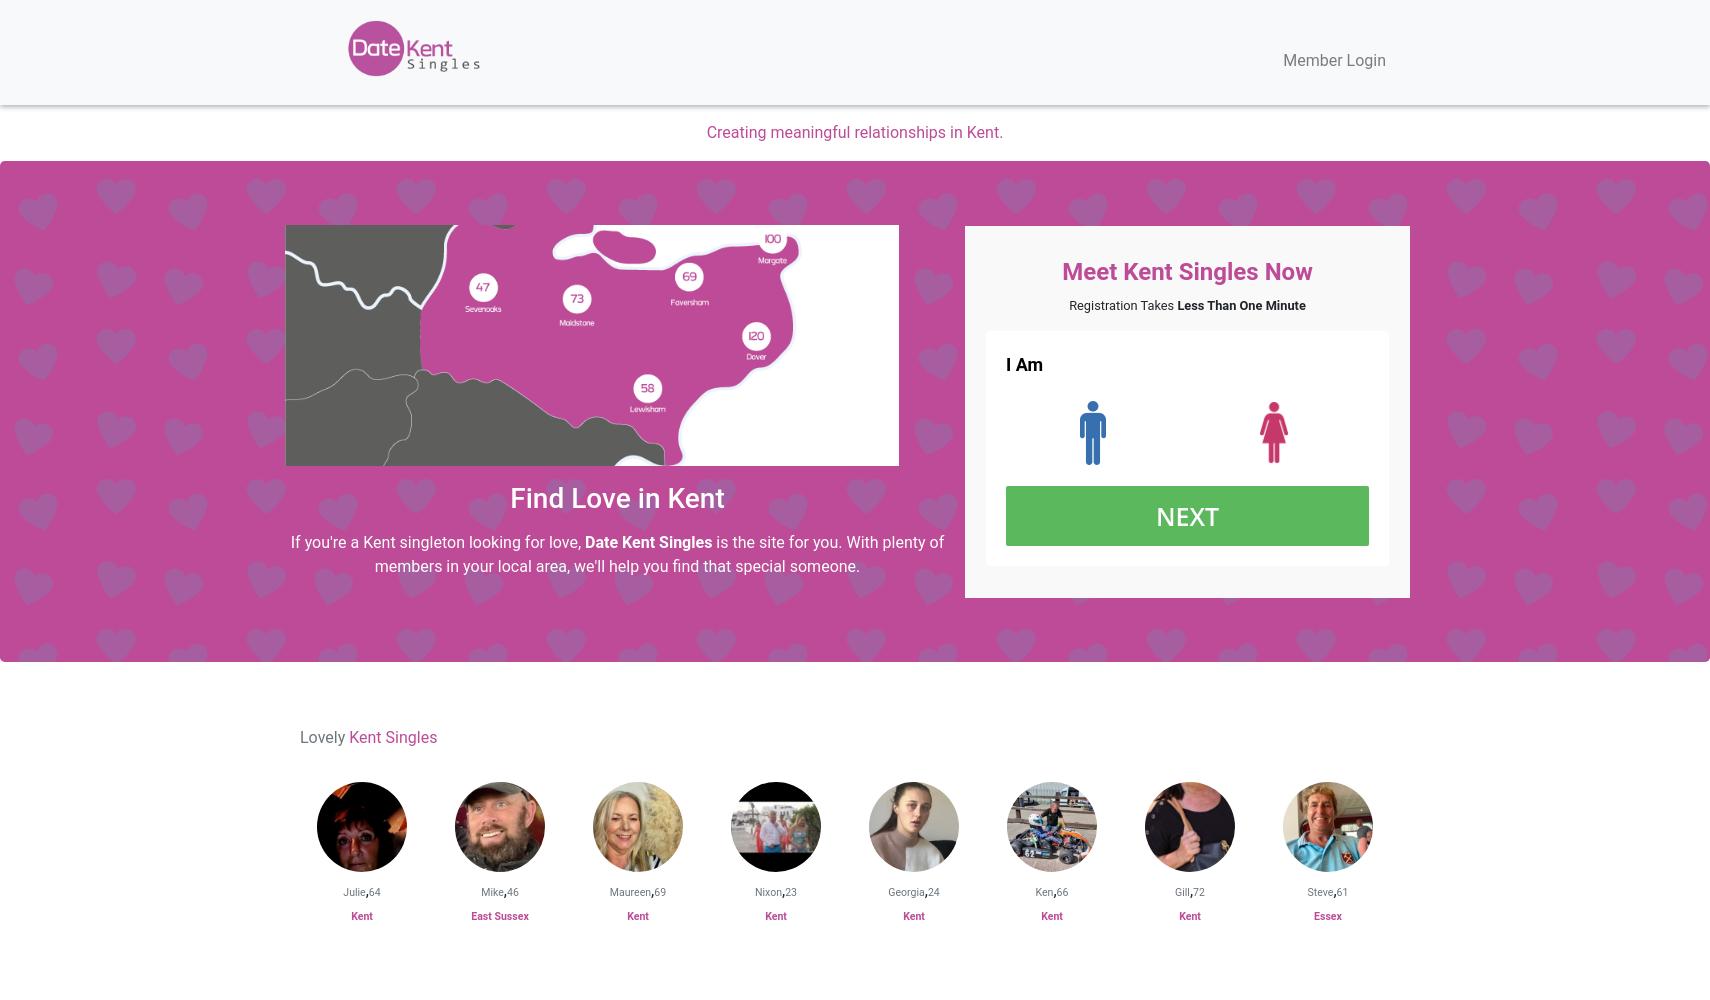  Describe the element at coordinates (1319, 892) in the screenshot. I see `'Steve'` at that location.